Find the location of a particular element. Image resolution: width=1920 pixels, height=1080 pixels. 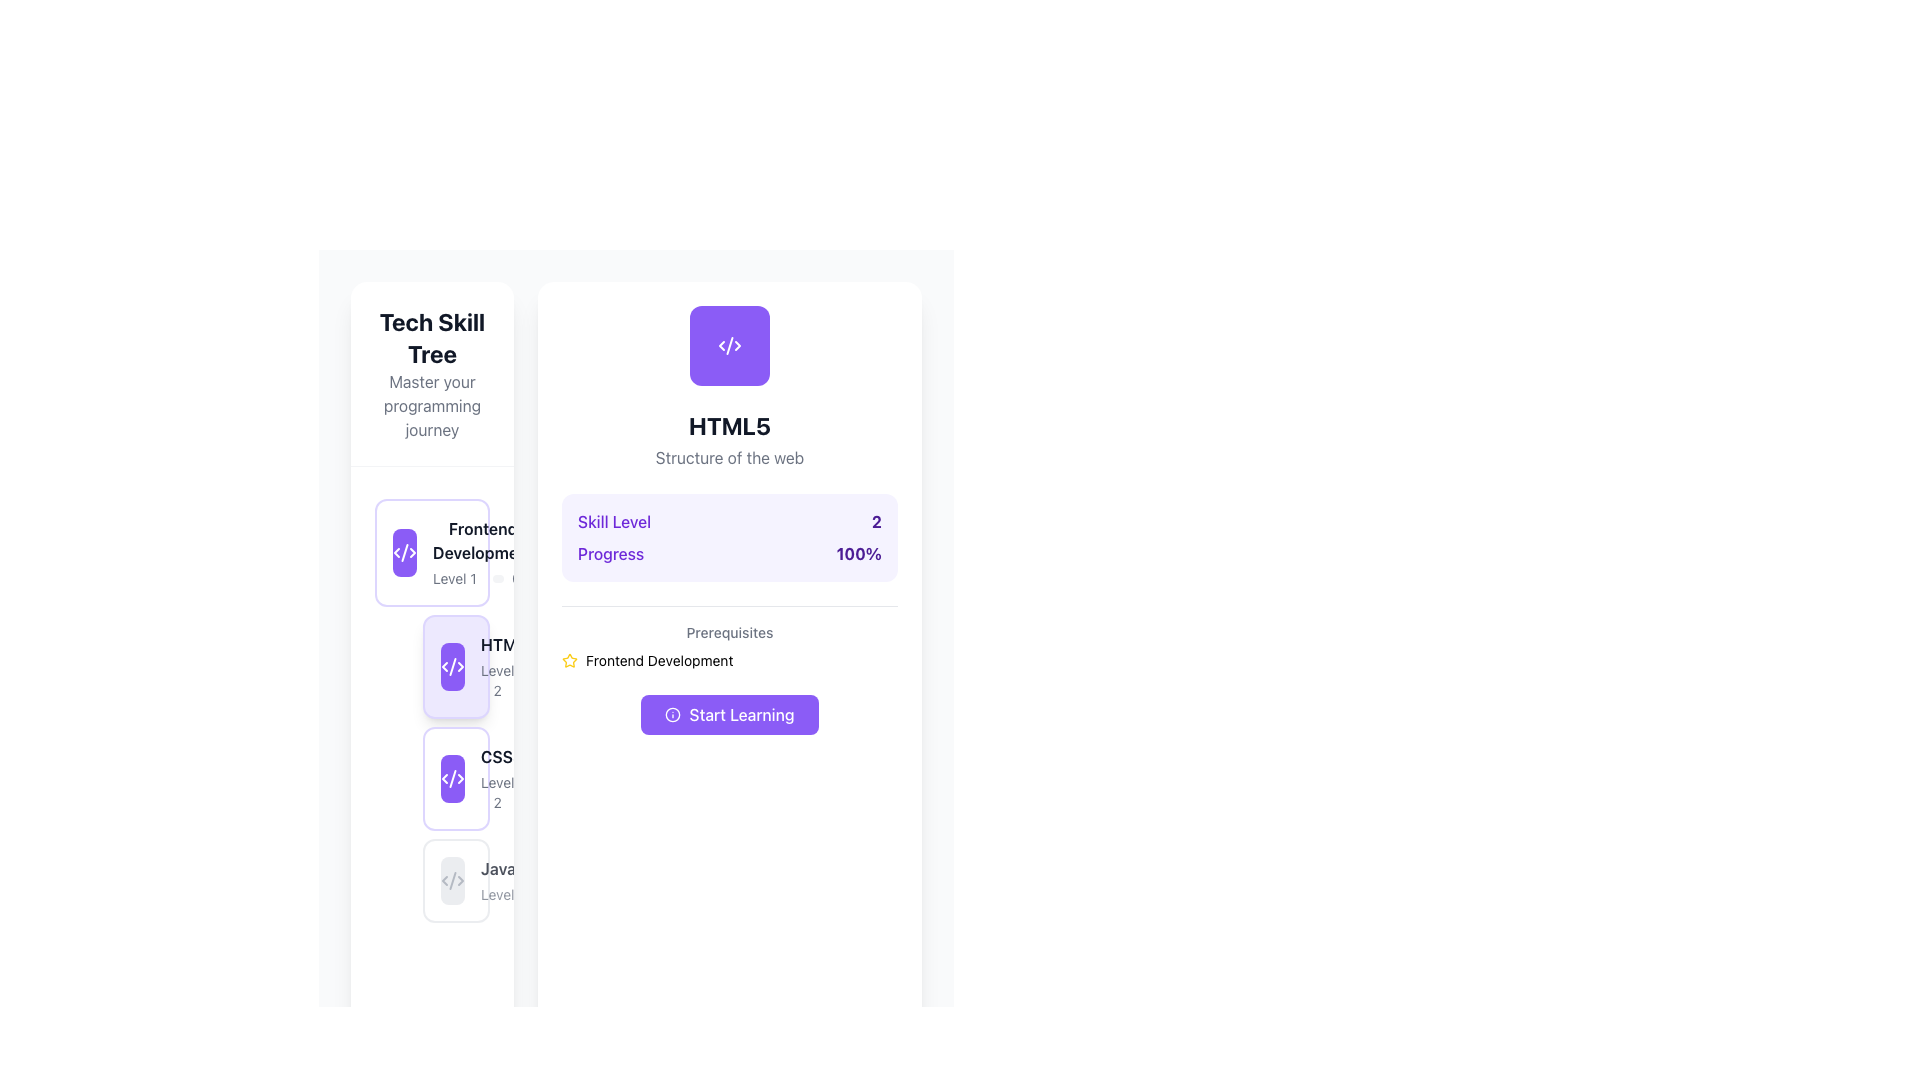

the text label displaying 'Frontend Development' located under the 'Prerequisites' section, positioned at the bottom of the right-side panel, and part of a horizontal layout with a star icon preceding it is located at coordinates (659, 660).